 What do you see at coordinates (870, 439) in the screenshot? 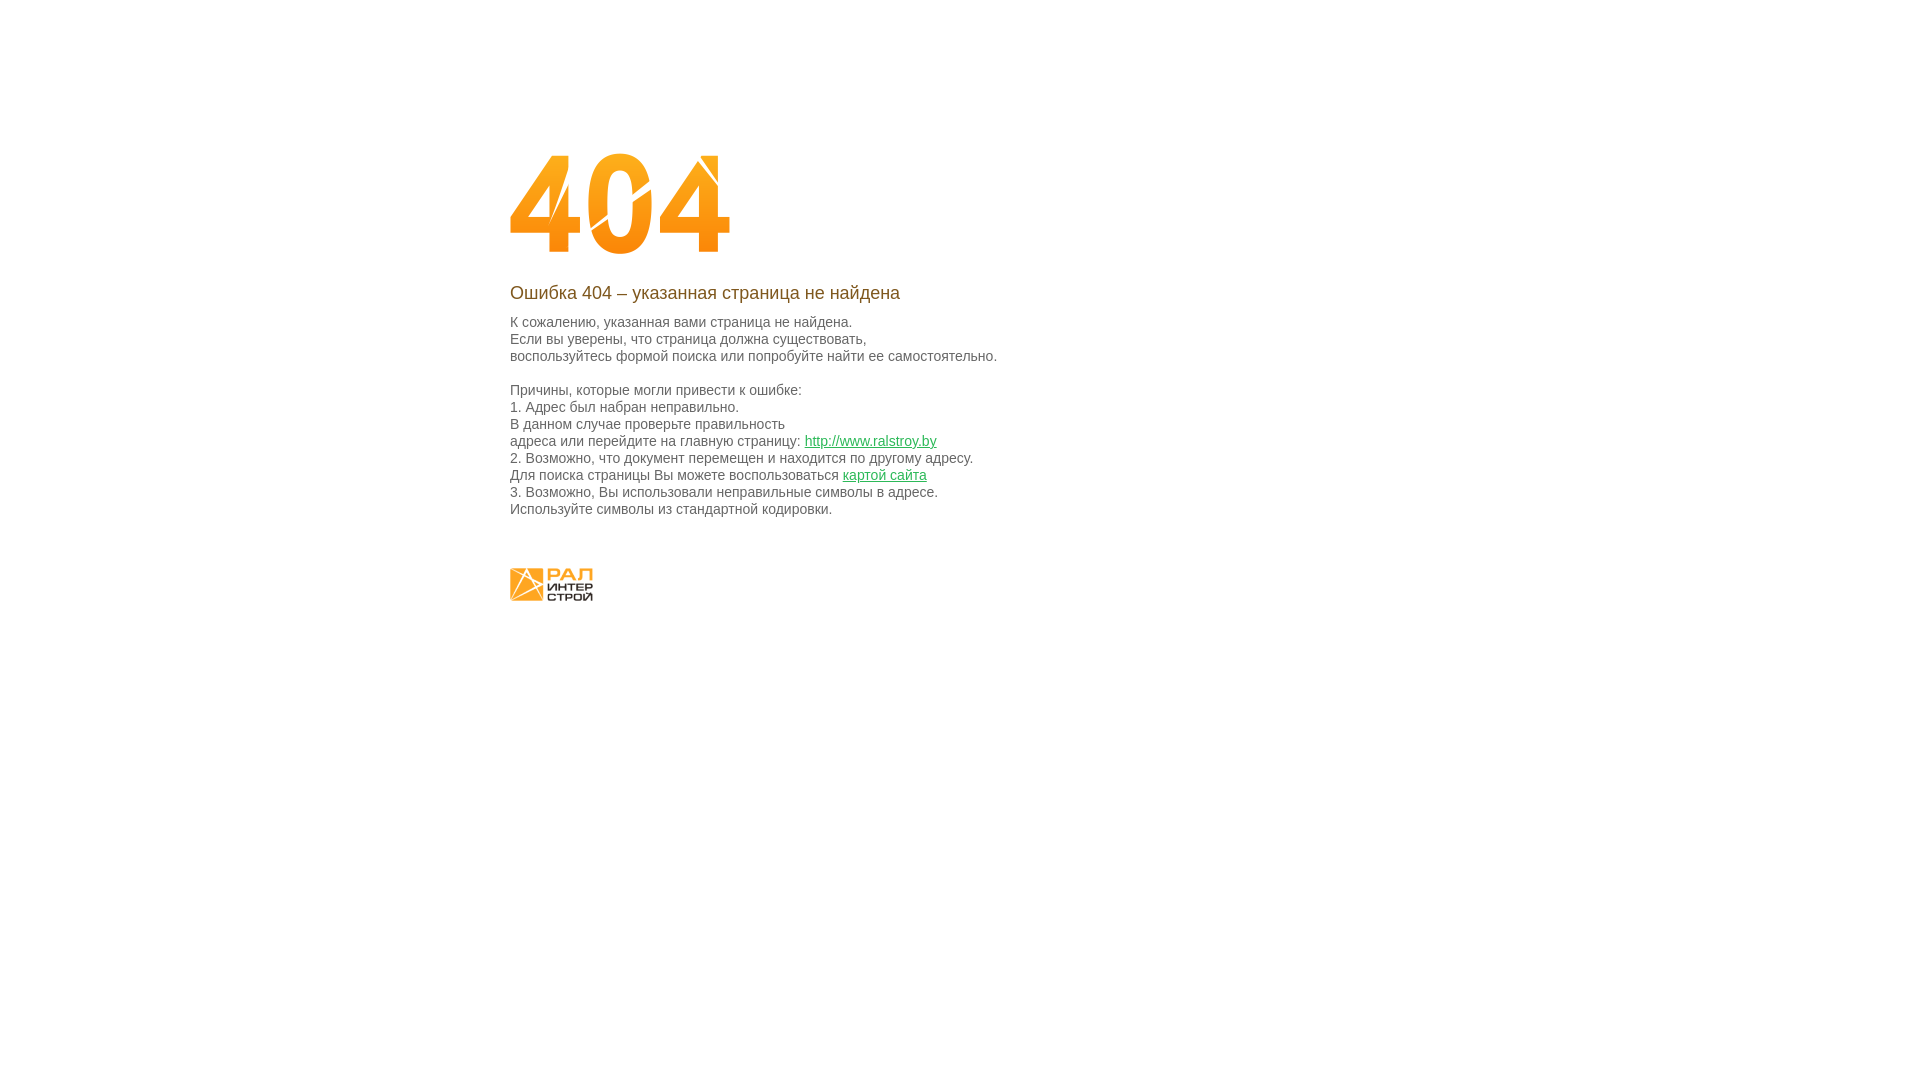
I see `'http://www.ralstroy.by'` at bounding box center [870, 439].